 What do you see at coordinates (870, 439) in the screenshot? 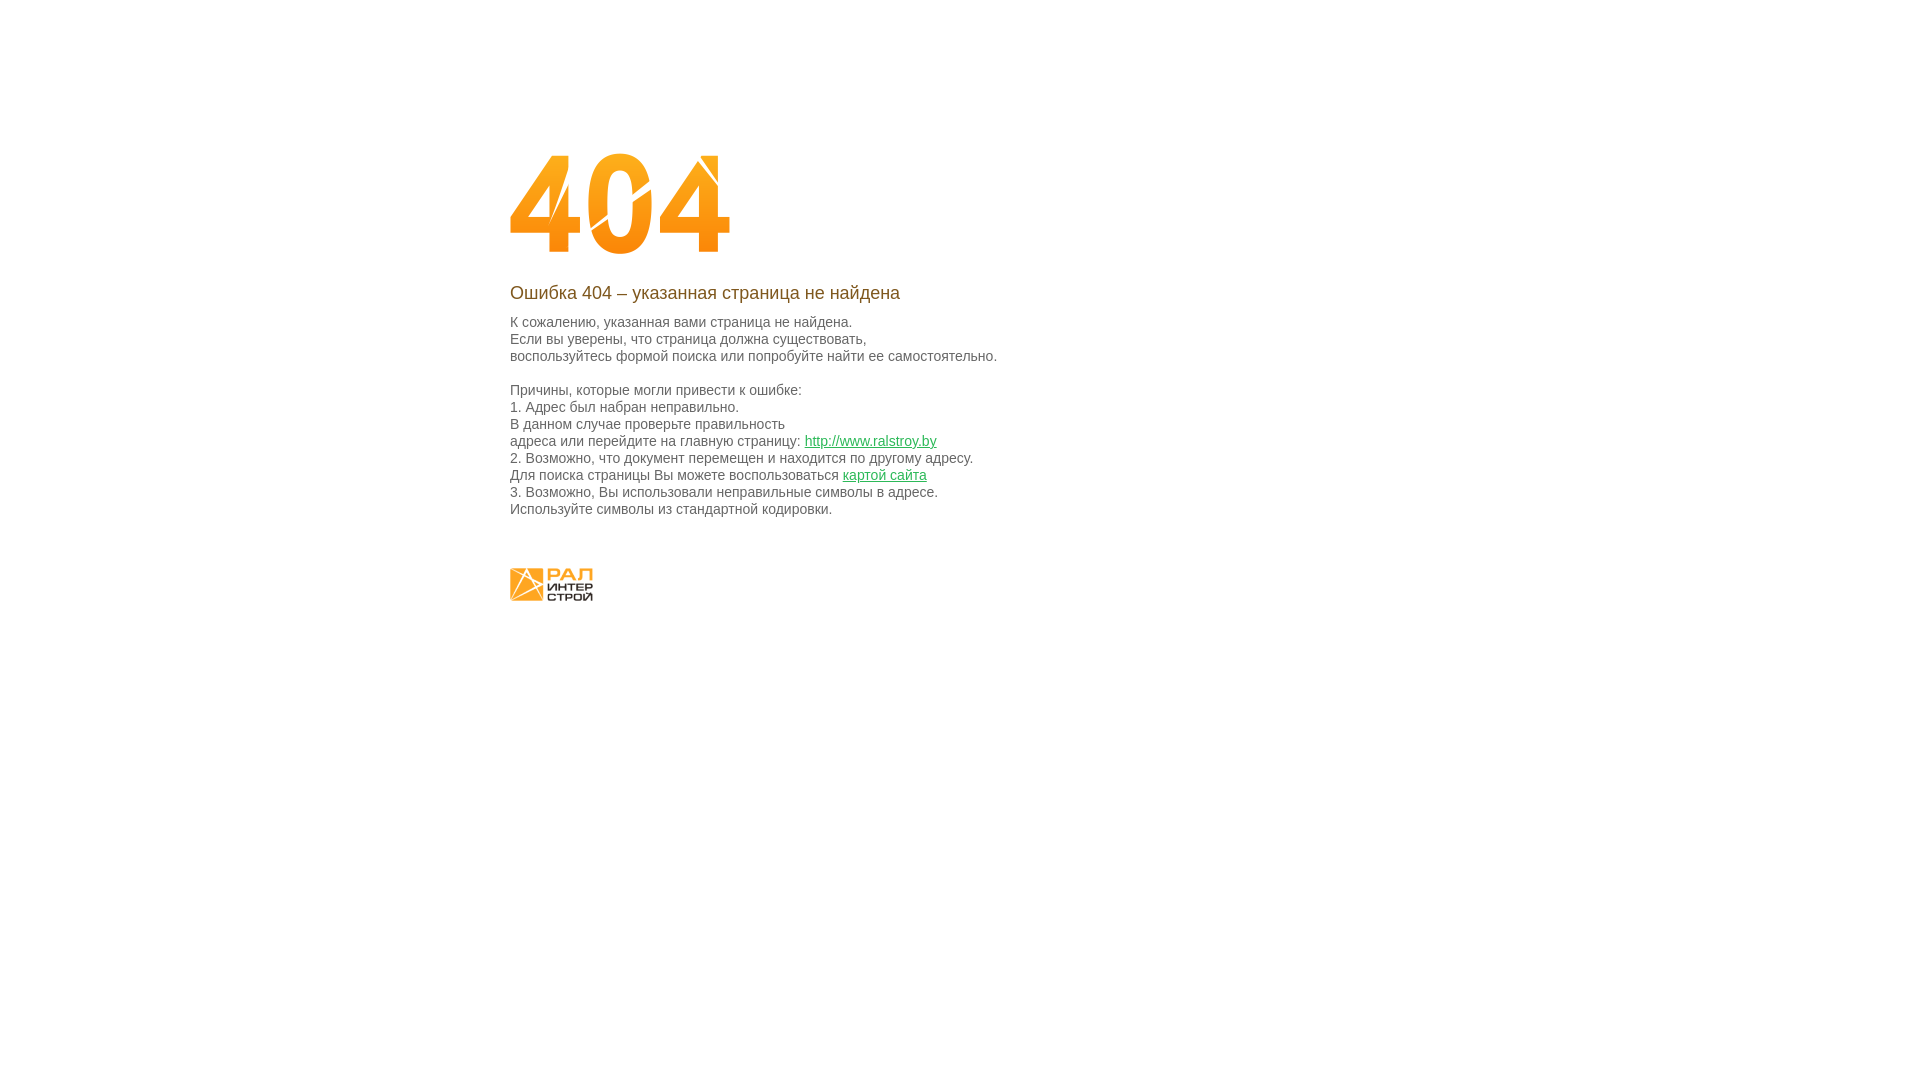
I see `'http://www.ralstroy.by'` at bounding box center [870, 439].